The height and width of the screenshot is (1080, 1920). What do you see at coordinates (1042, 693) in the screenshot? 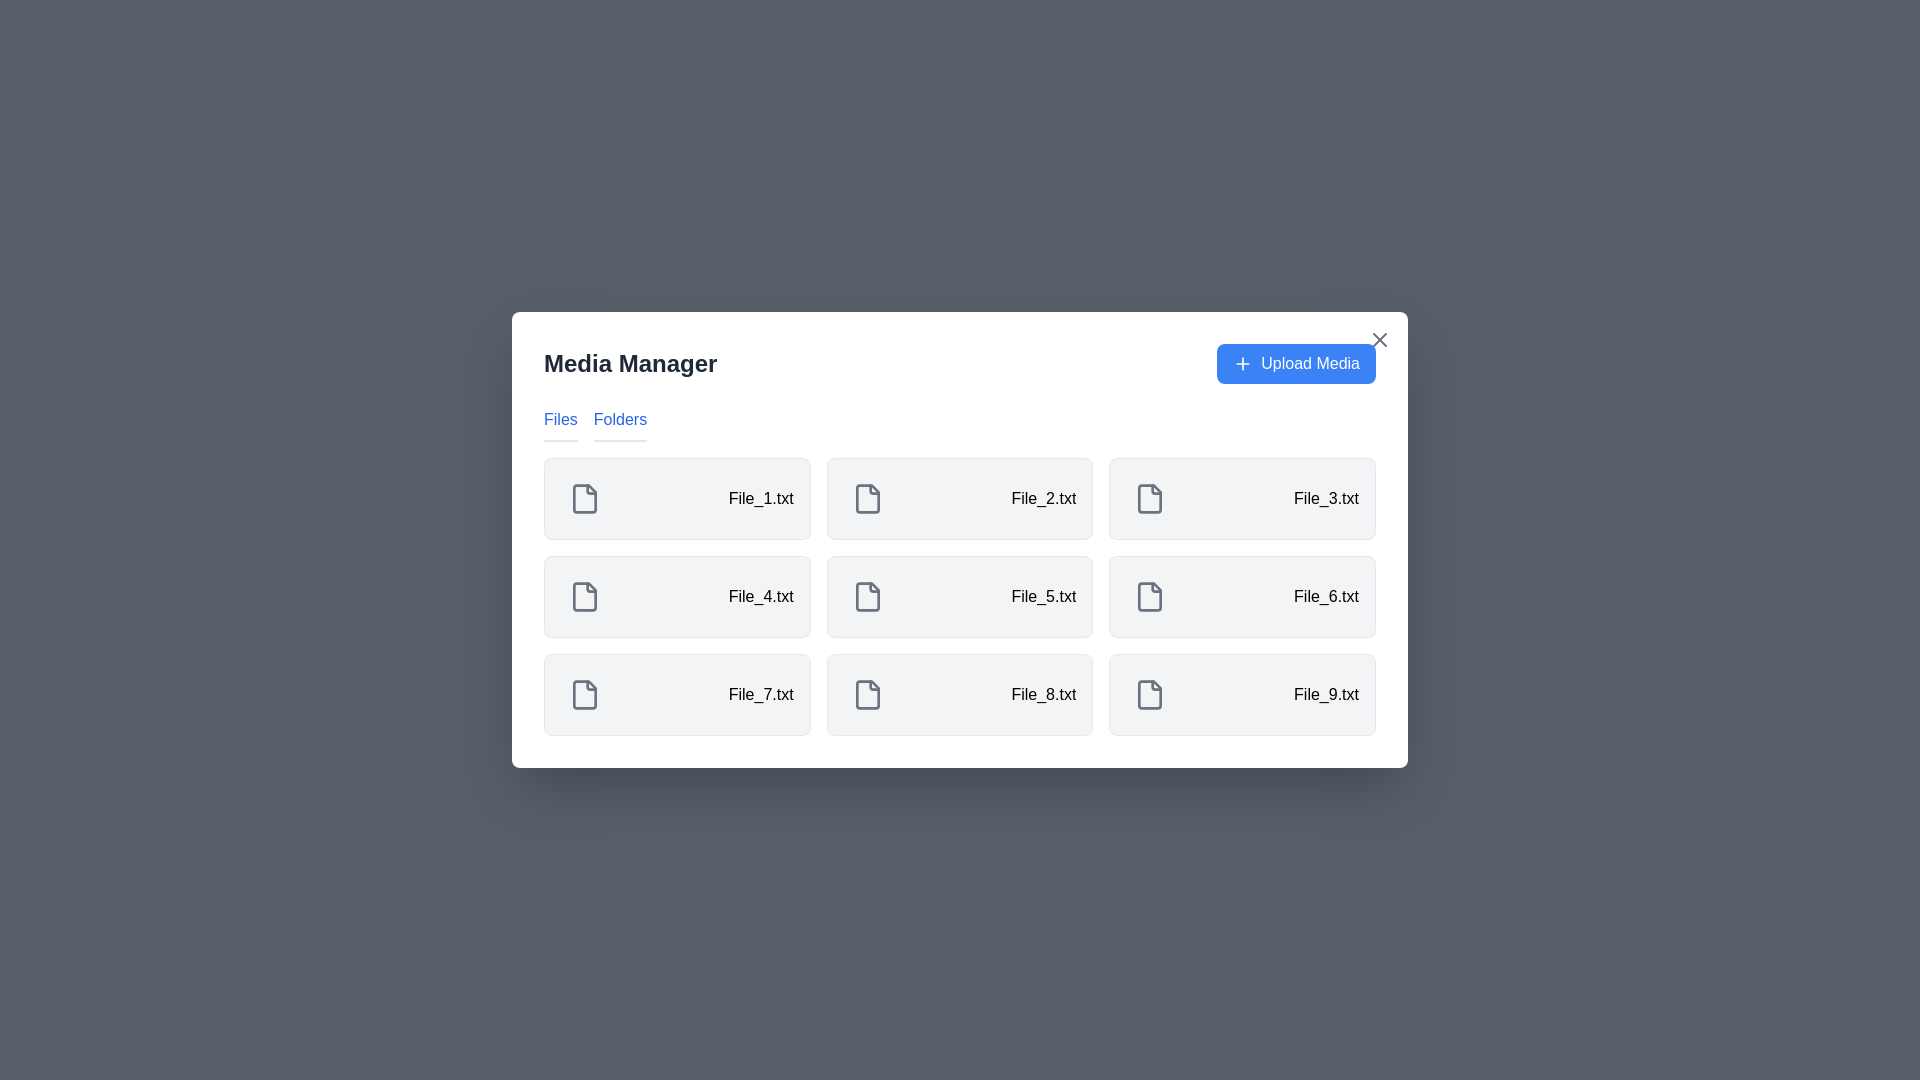
I see `the text label displaying 'File_8.txt' located inside a rectangular card in the second row, third column of the grid layout` at bounding box center [1042, 693].